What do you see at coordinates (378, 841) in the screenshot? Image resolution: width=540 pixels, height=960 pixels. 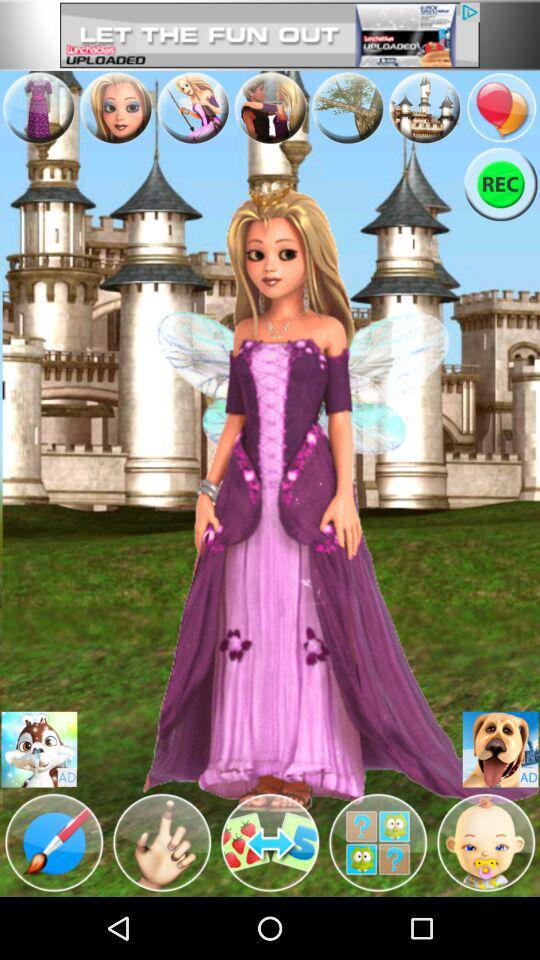 I see `help icon` at bounding box center [378, 841].